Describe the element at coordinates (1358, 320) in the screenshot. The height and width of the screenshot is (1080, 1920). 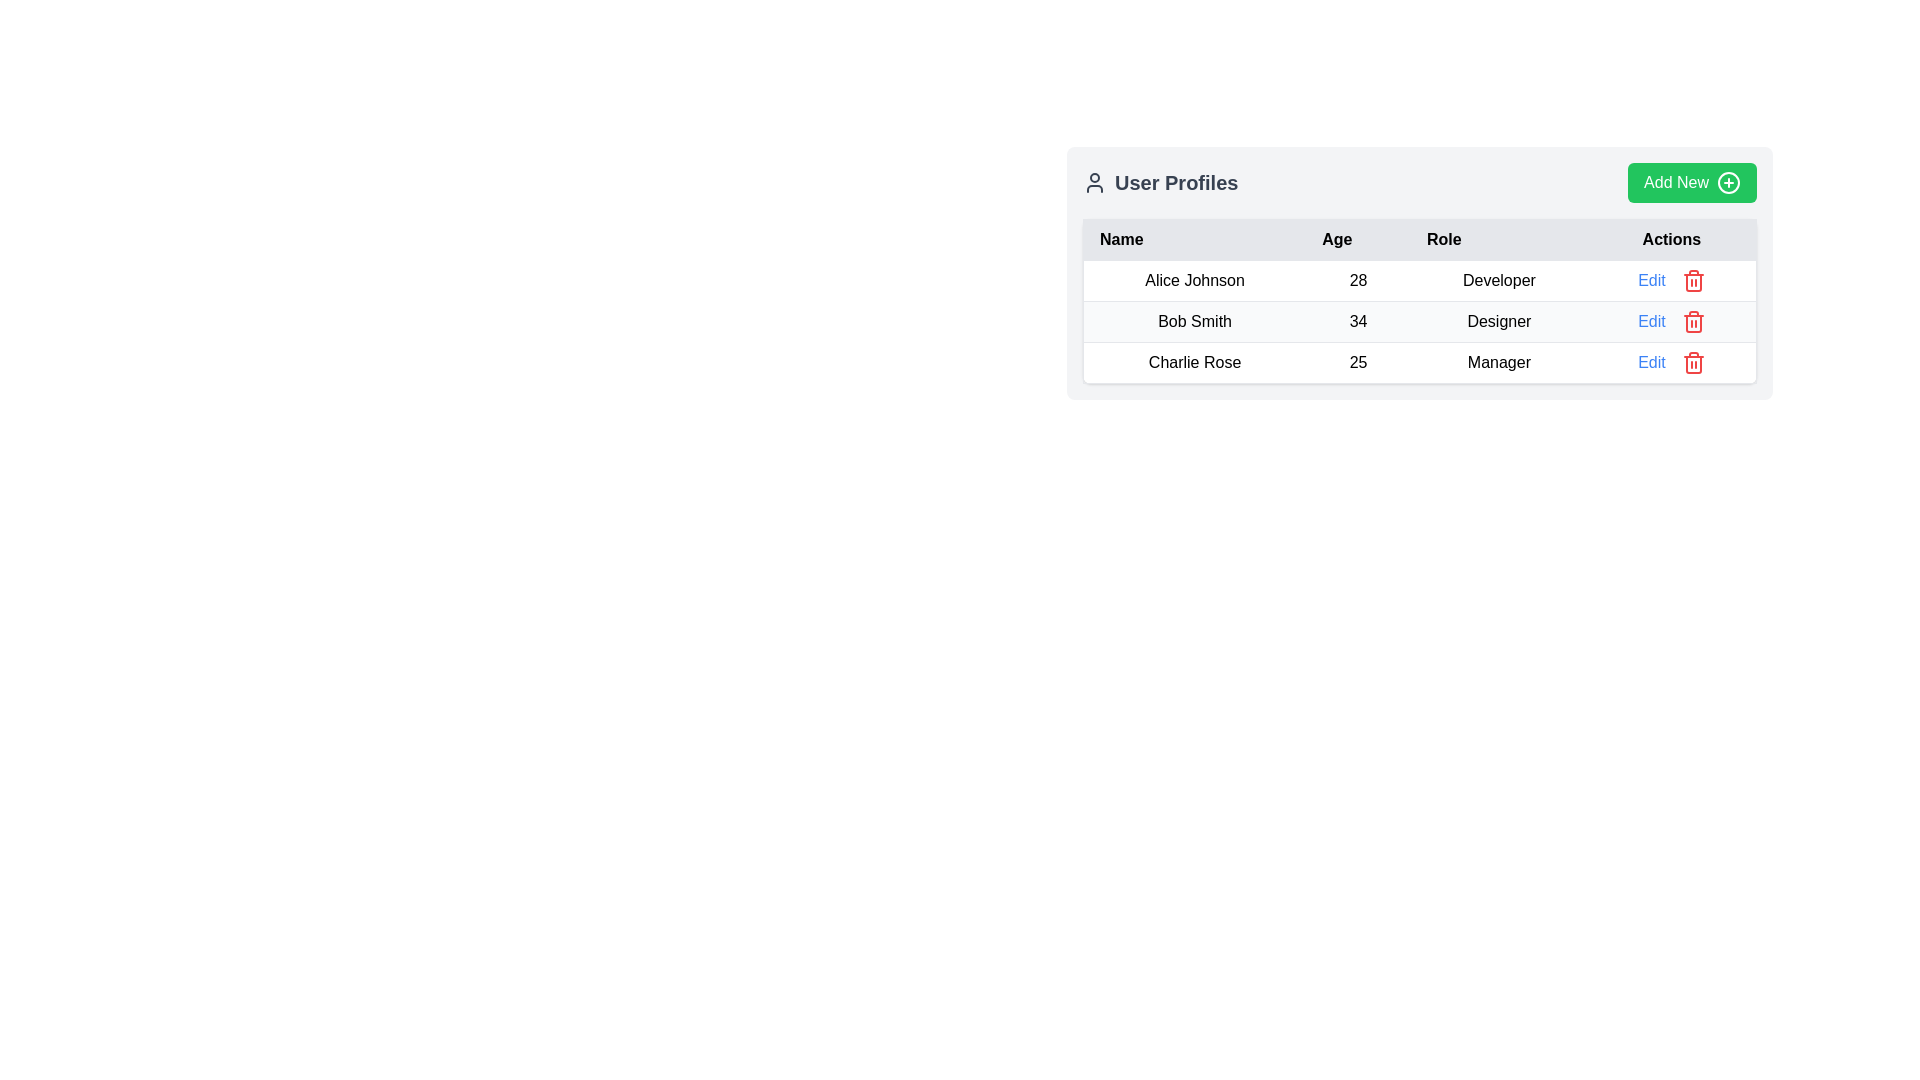
I see `the text element displaying '34' in the 'Age' column for user 'Bob Smith' in the table` at that location.